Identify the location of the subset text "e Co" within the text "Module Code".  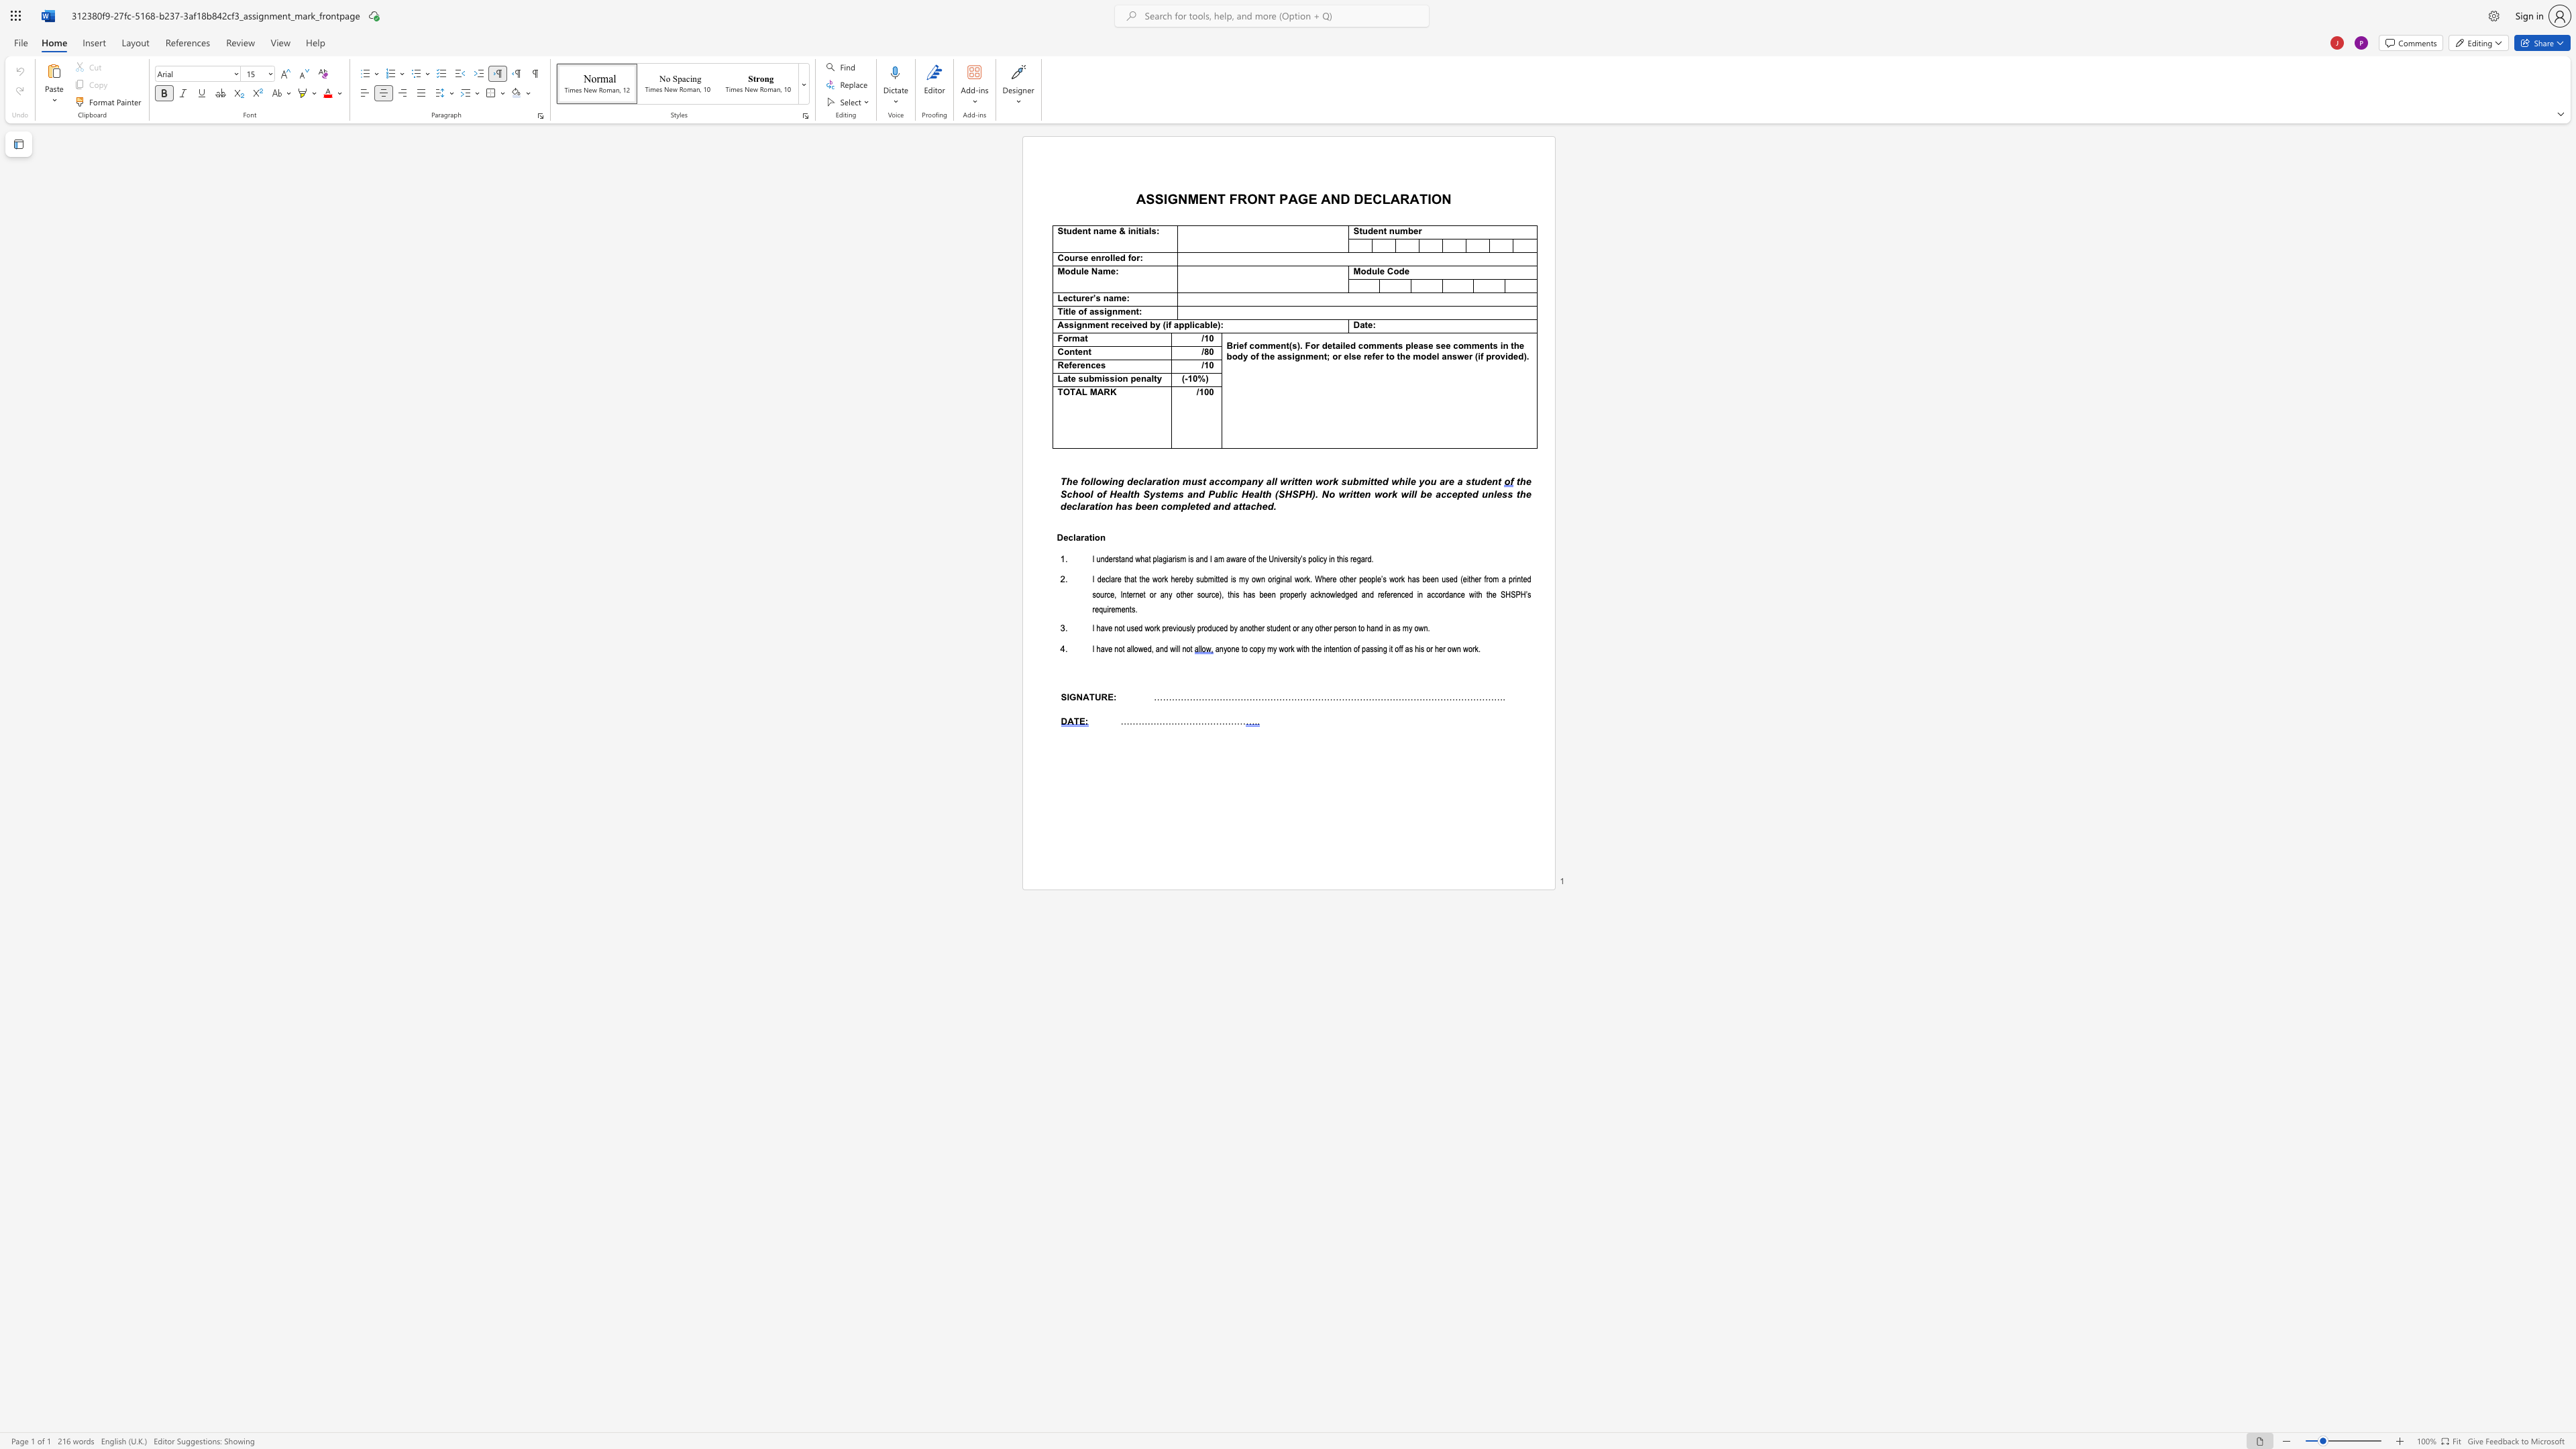
(1379, 271).